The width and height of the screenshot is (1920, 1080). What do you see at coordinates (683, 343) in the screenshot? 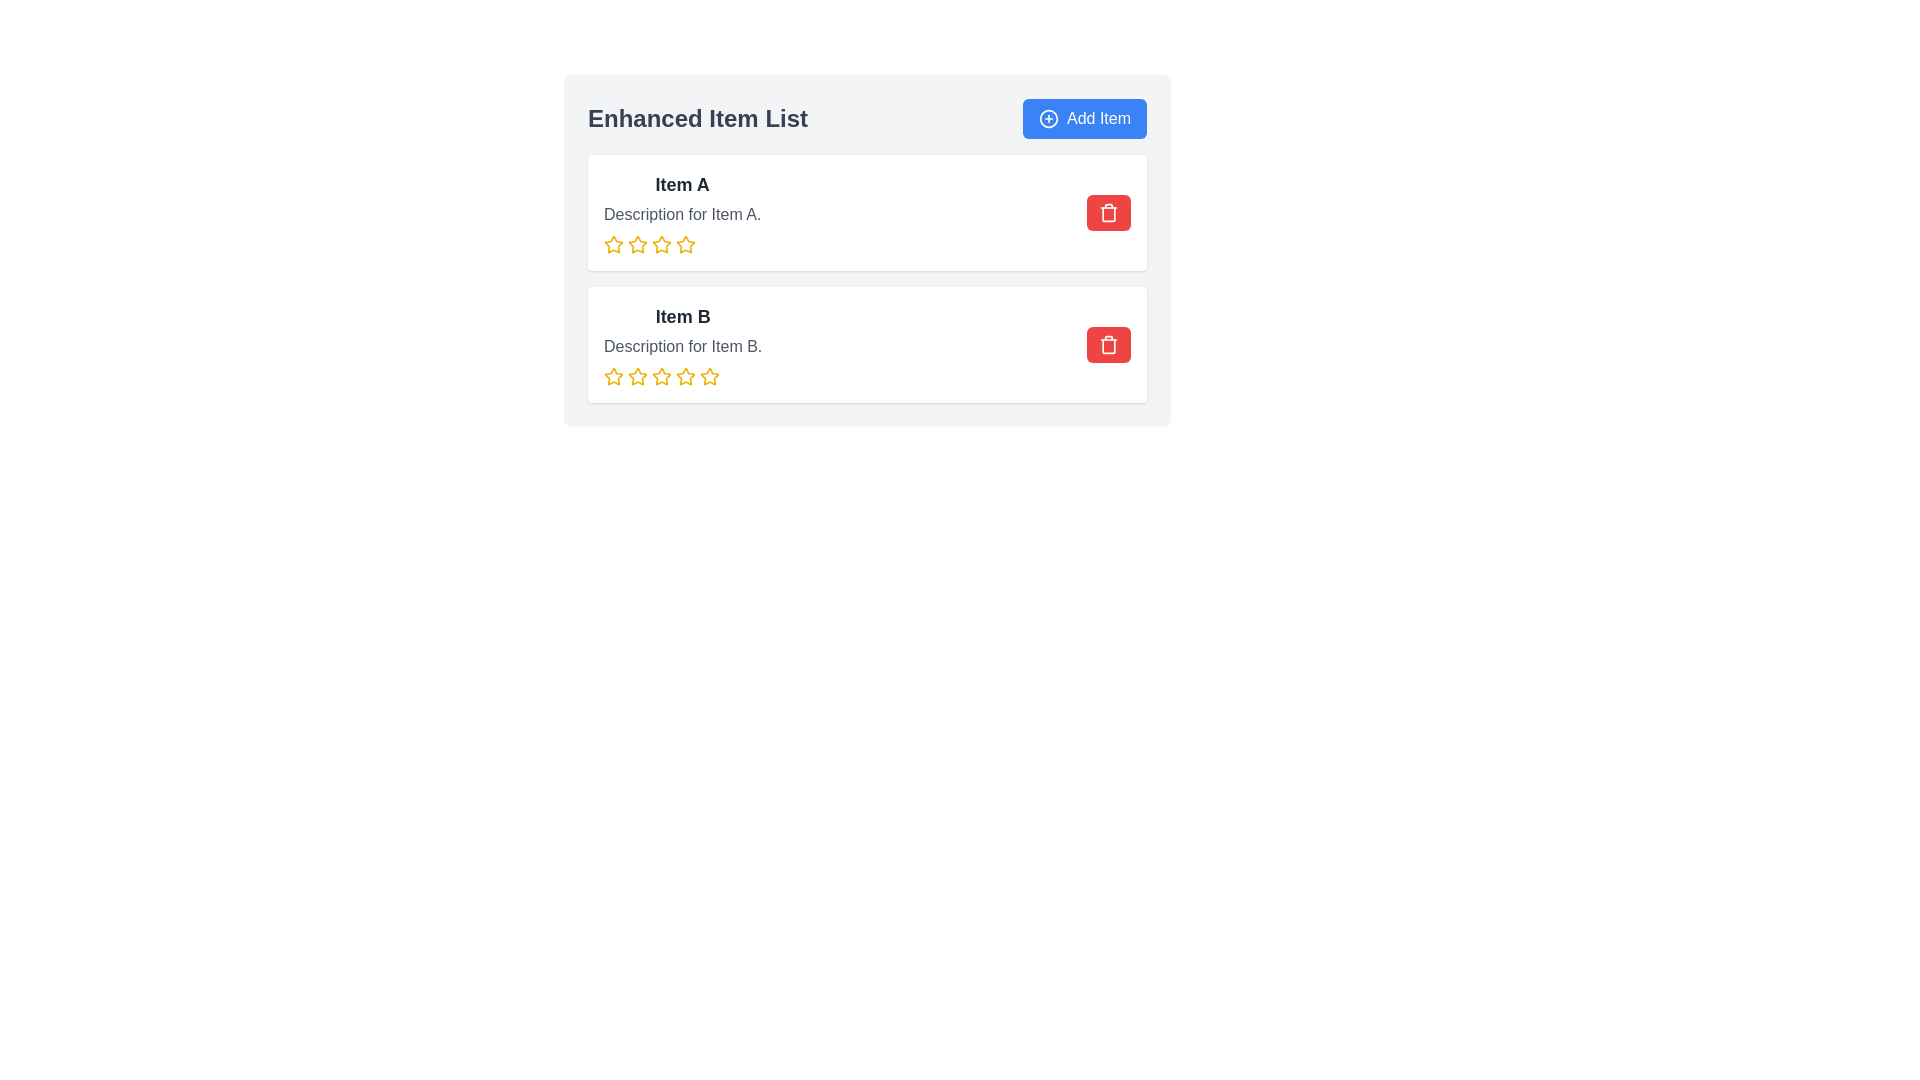
I see `descriptive text of the text block with the bold title 'Item B' and subtext 'Description for Item B.'` at bounding box center [683, 343].